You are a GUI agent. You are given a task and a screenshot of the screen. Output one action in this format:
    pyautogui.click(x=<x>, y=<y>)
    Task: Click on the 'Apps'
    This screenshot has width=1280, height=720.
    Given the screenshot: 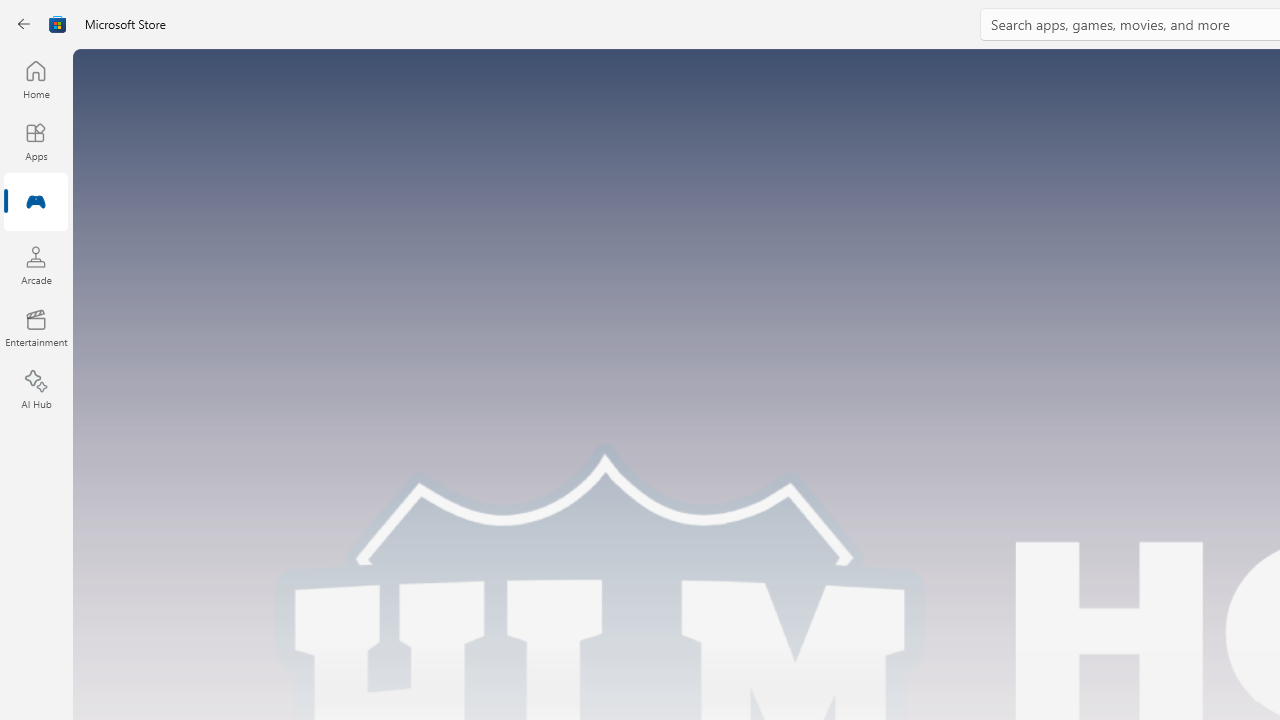 What is the action you would take?
    pyautogui.click(x=35, y=140)
    